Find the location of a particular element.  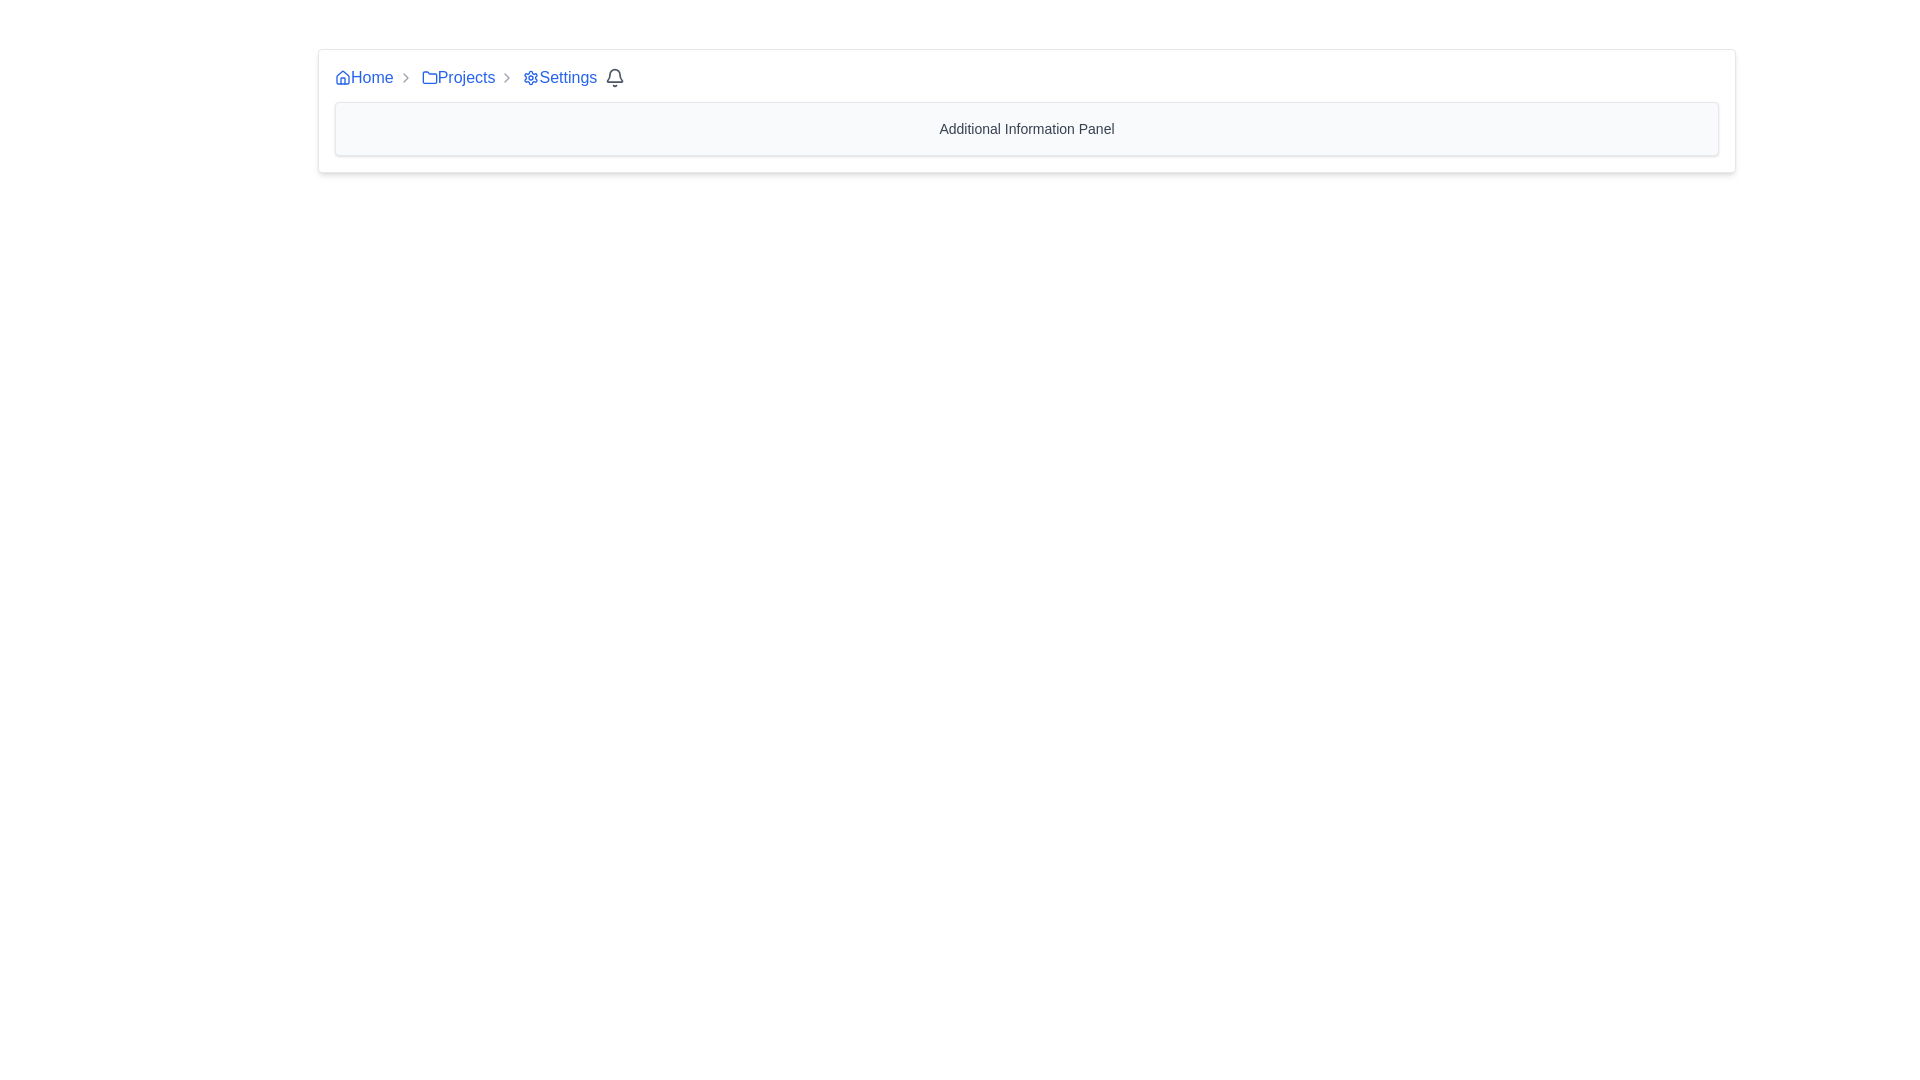

the small folder icon with a thin outline and rounded corners that is positioned before the 'Projects' text in the breadcrumb navigation bar is located at coordinates (428, 76).